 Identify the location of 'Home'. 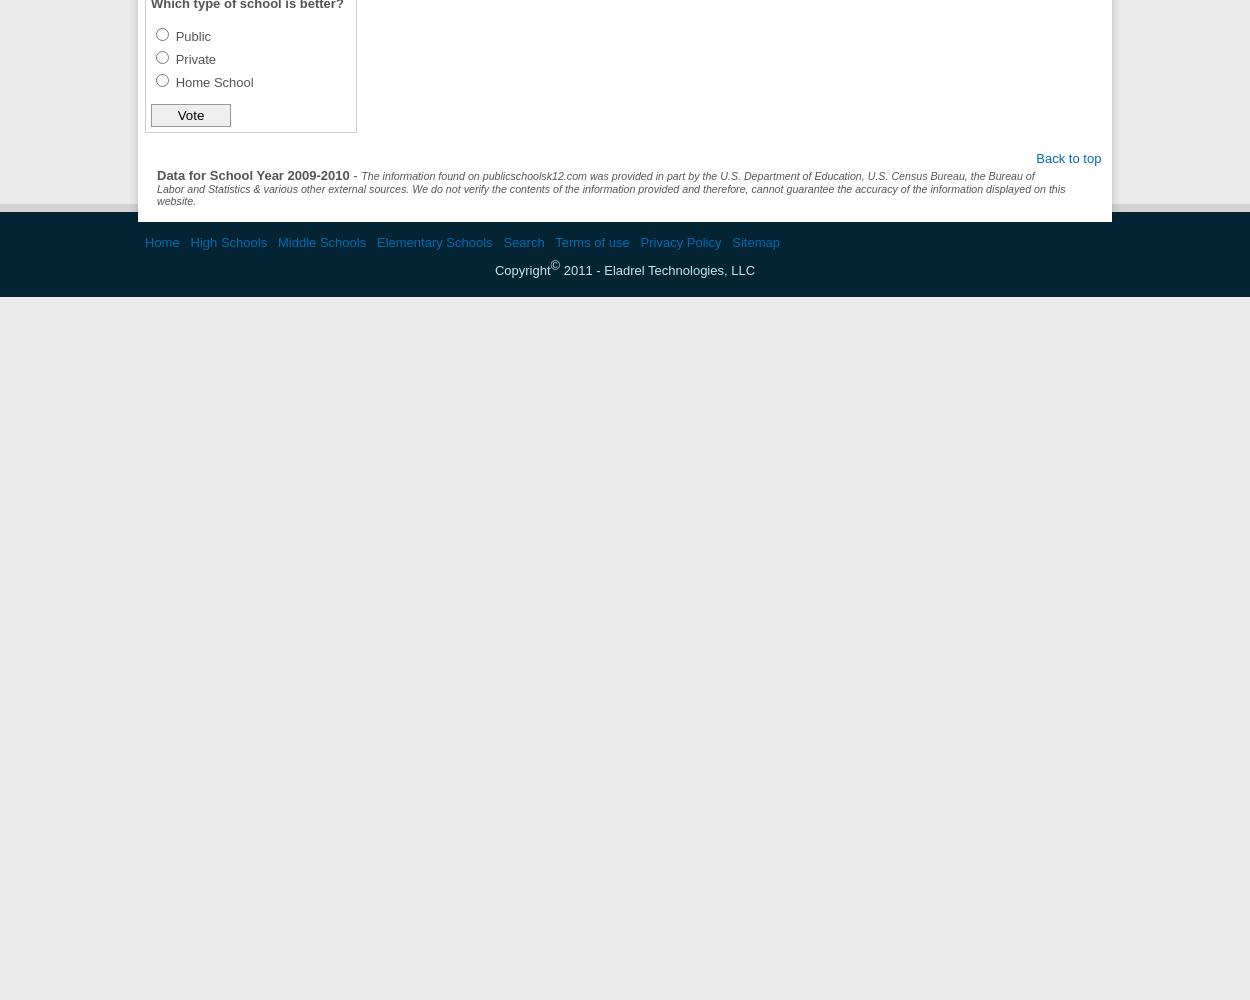
(145, 241).